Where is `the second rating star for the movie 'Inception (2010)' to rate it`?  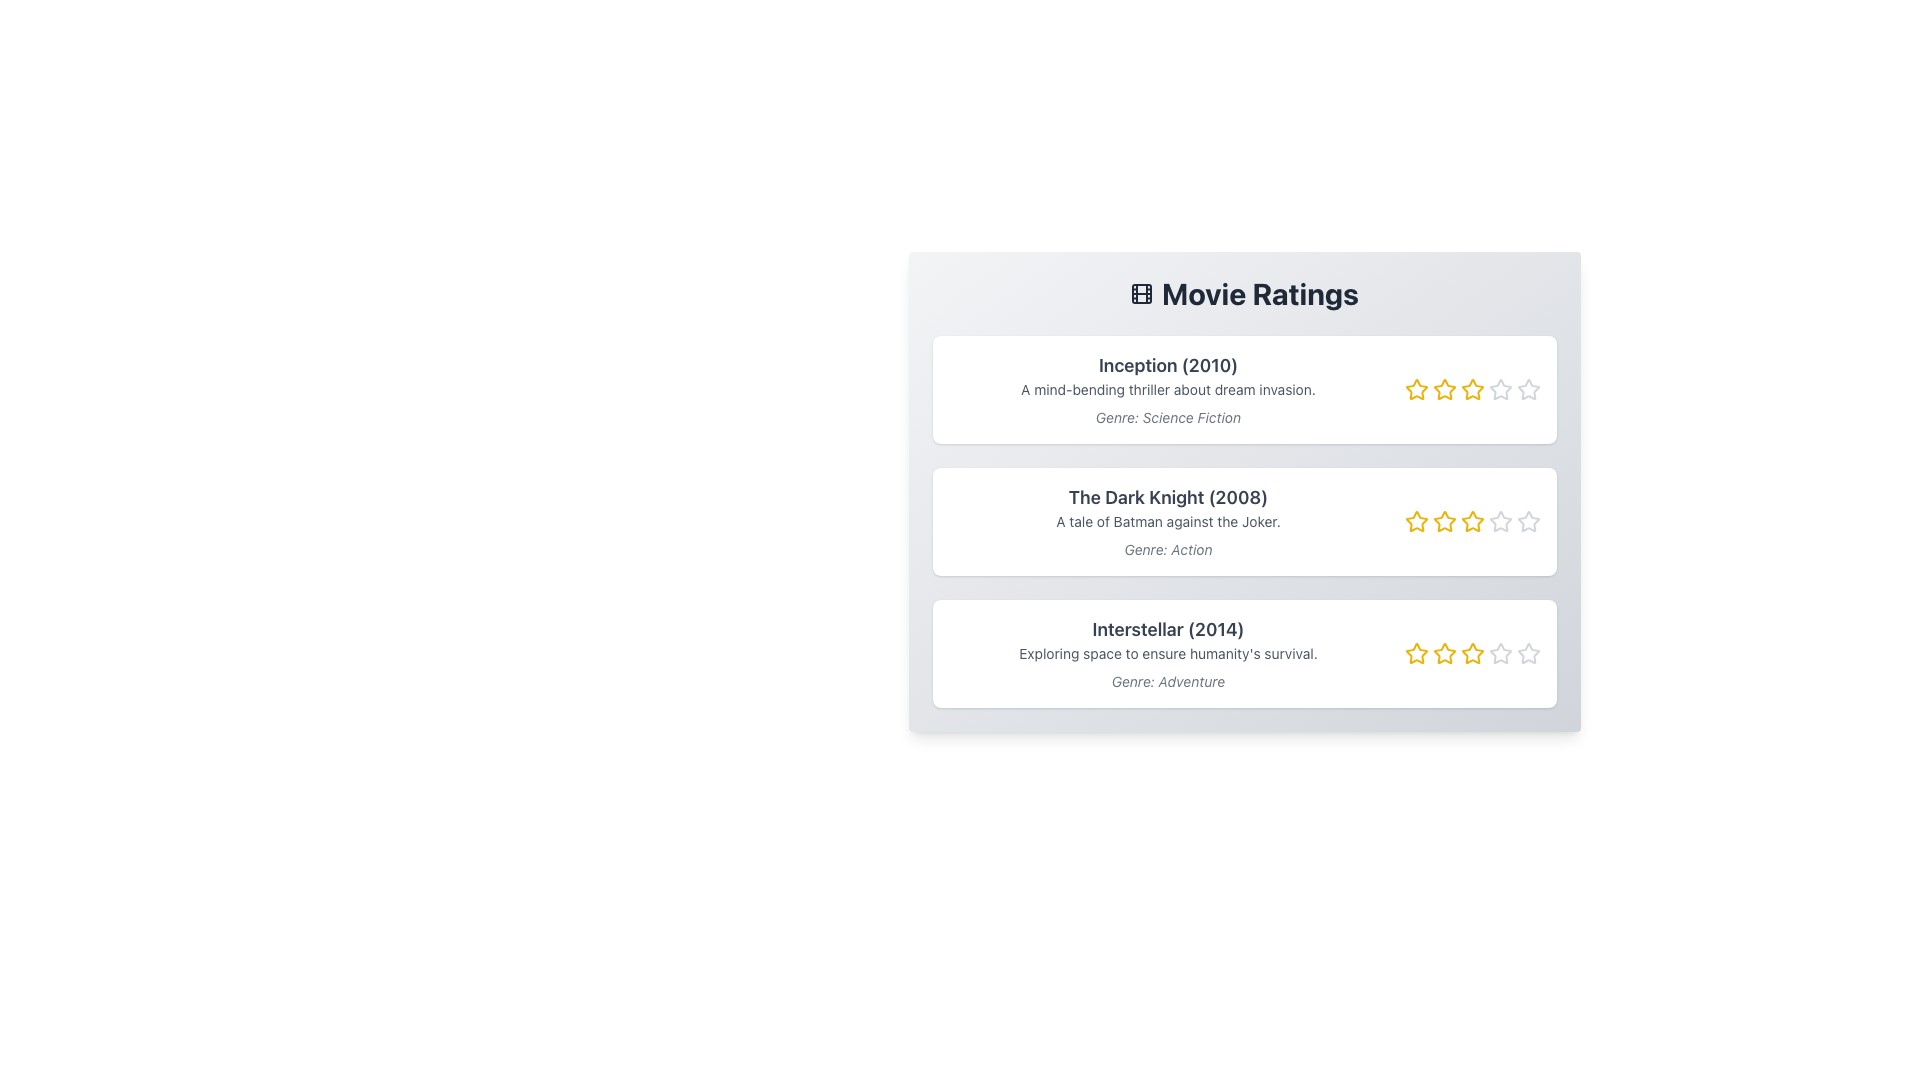 the second rating star for the movie 'Inception (2010)' to rate it is located at coordinates (1444, 389).